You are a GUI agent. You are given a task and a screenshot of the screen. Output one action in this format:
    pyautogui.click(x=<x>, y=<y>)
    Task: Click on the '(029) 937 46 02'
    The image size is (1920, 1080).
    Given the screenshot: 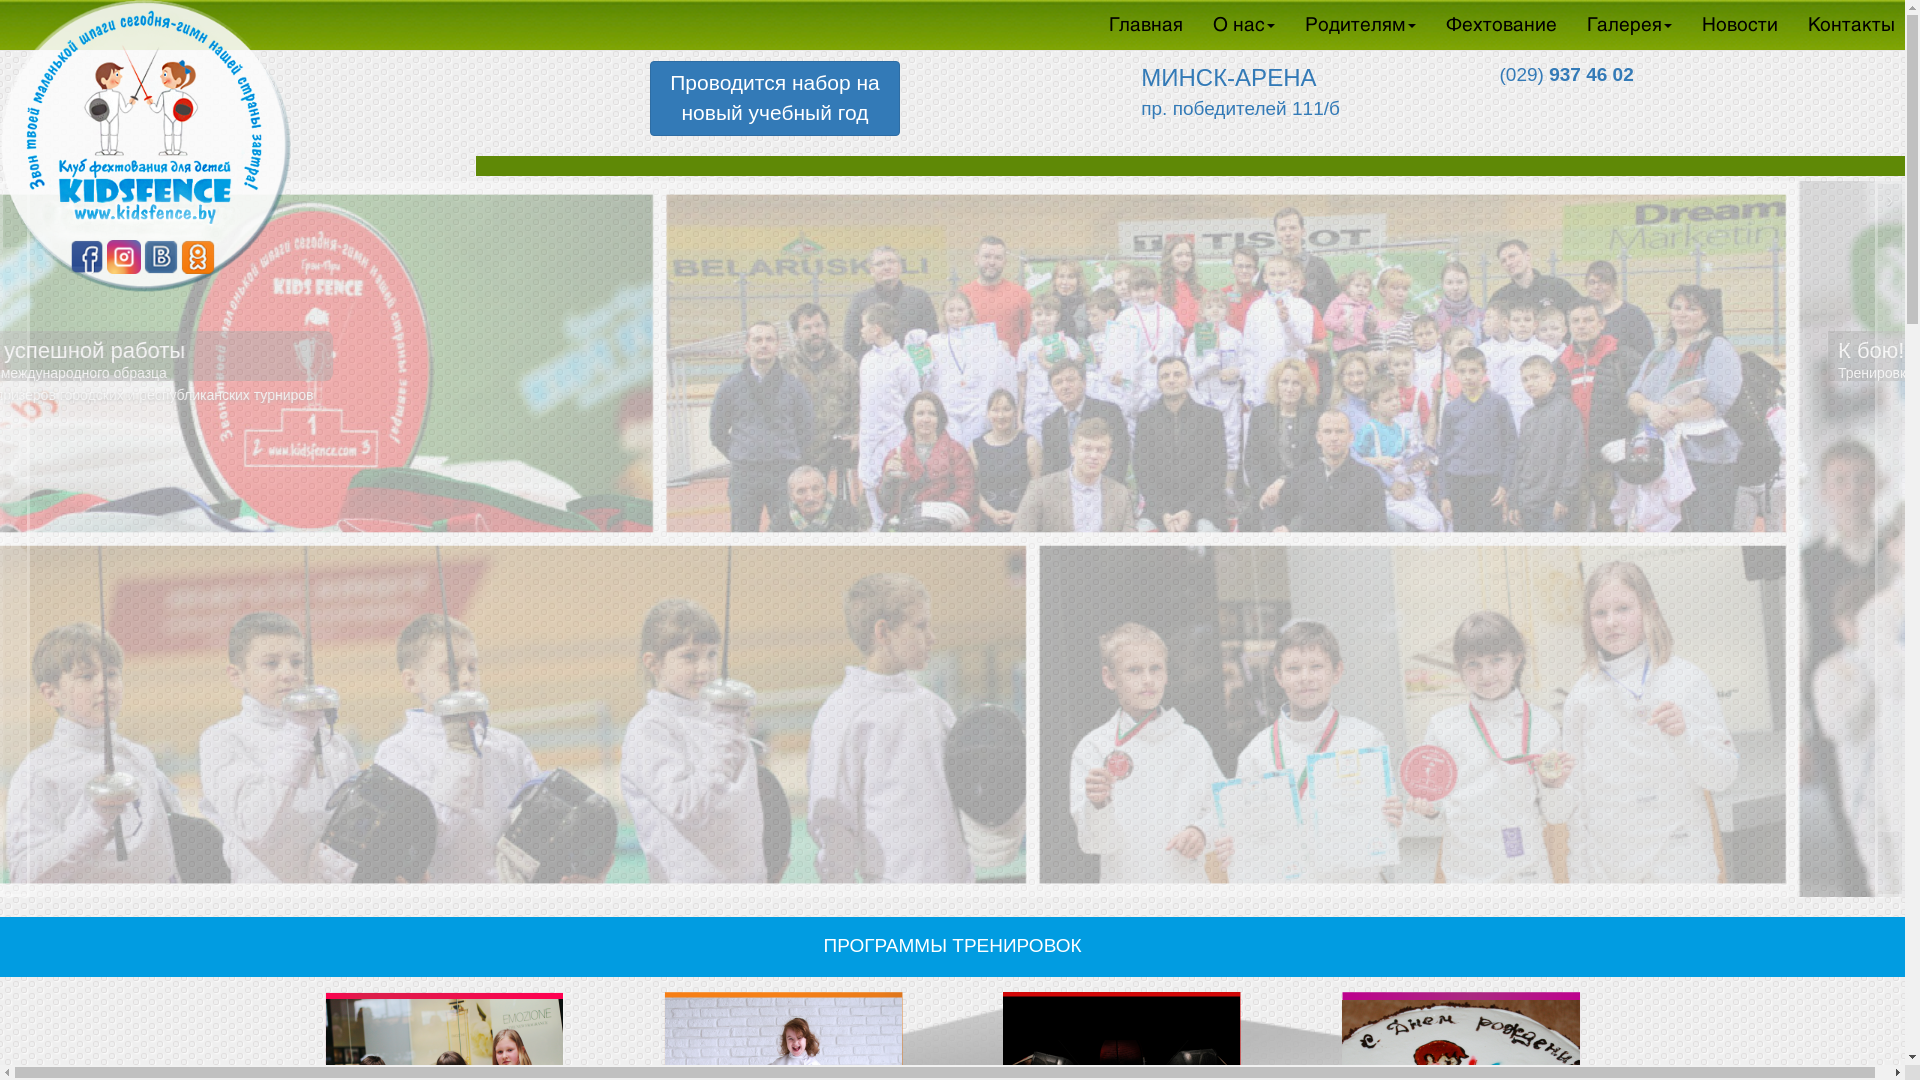 What is the action you would take?
    pyautogui.click(x=1550, y=73)
    